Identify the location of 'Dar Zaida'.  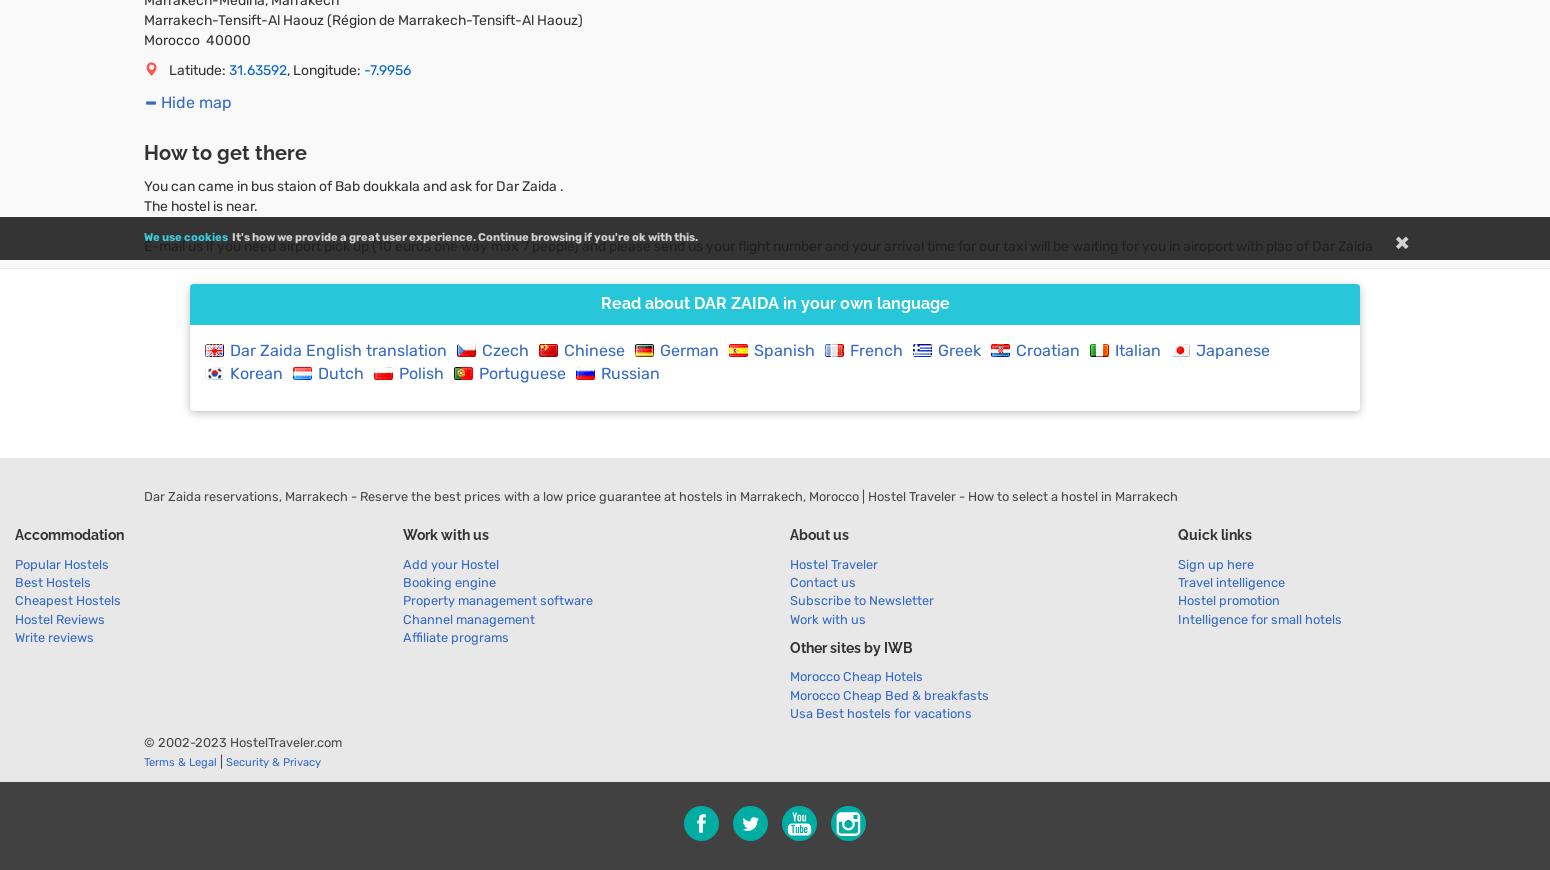
(735, 302).